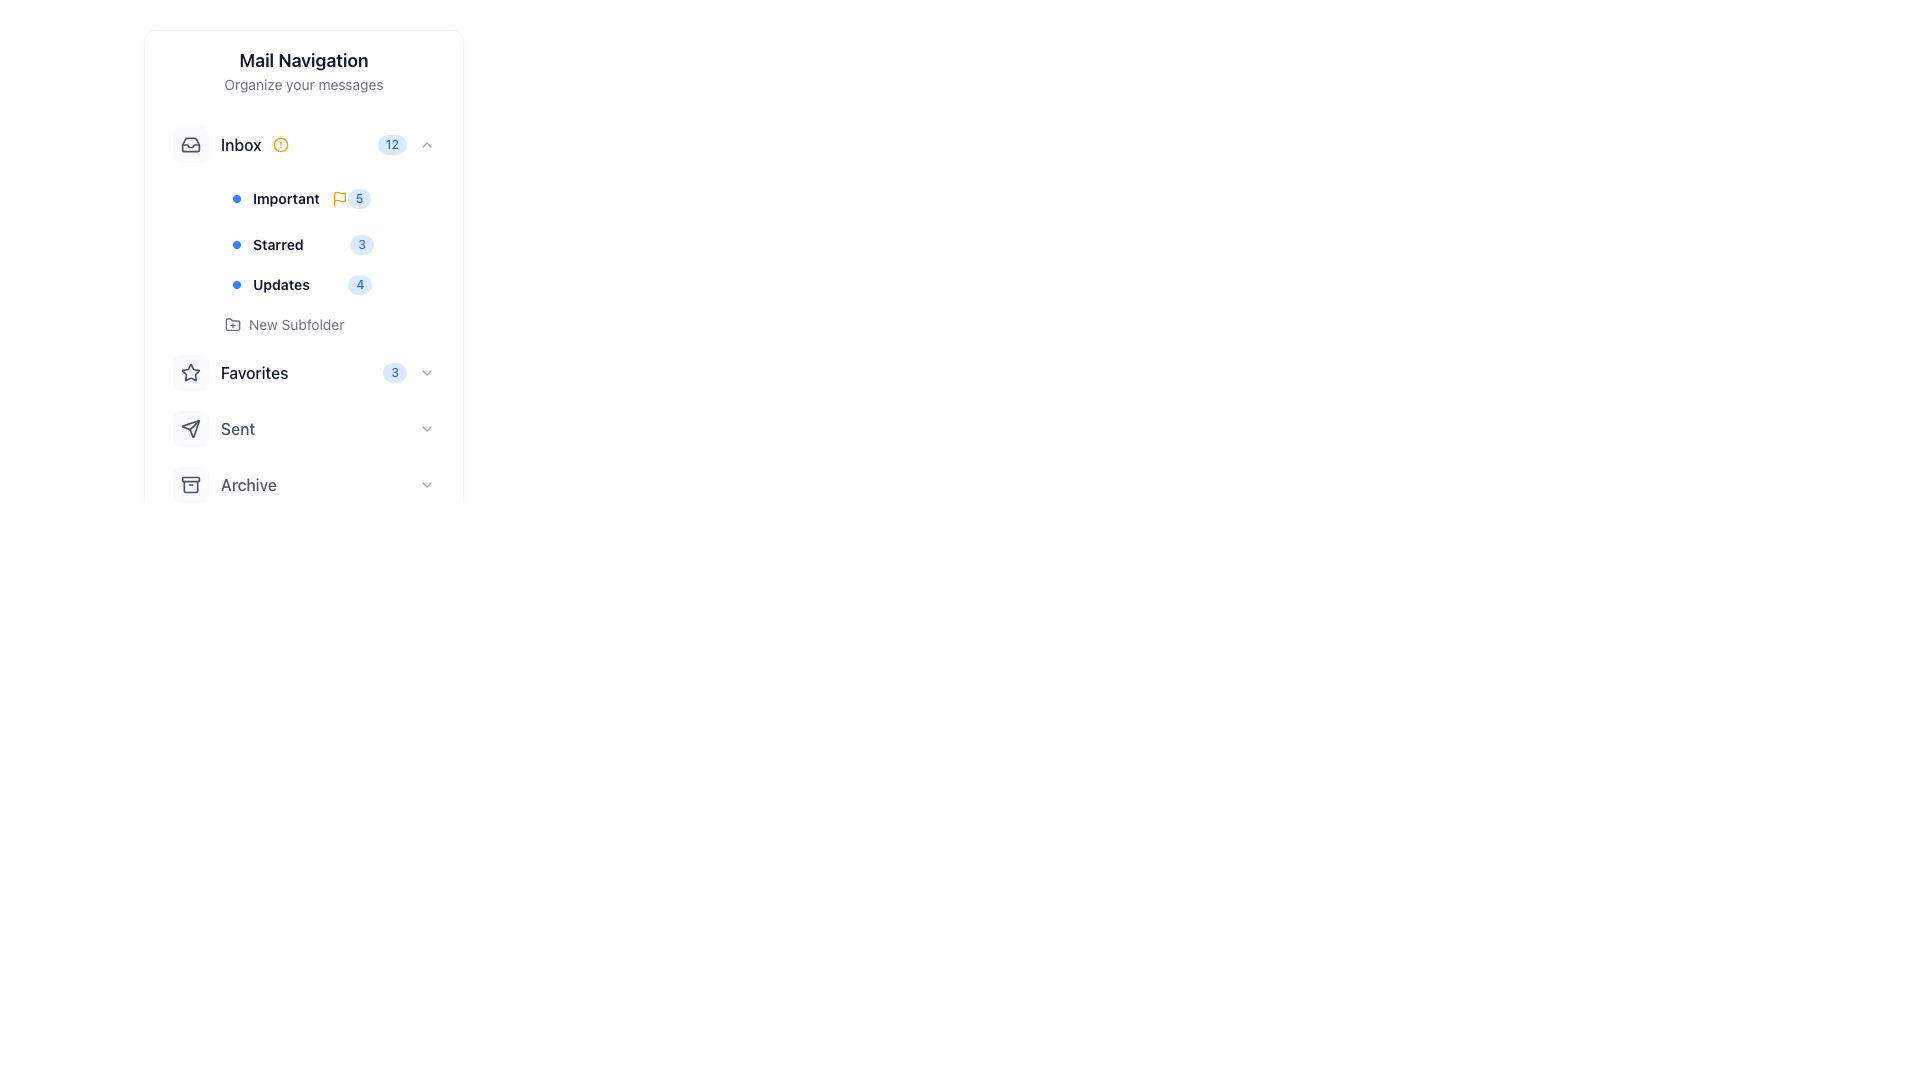  Describe the element at coordinates (233, 323) in the screenshot. I see `the SVG Icon for creating a new subfolder, which is located to the left of the 'New Subfolder' text in the navigation pane` at that location.